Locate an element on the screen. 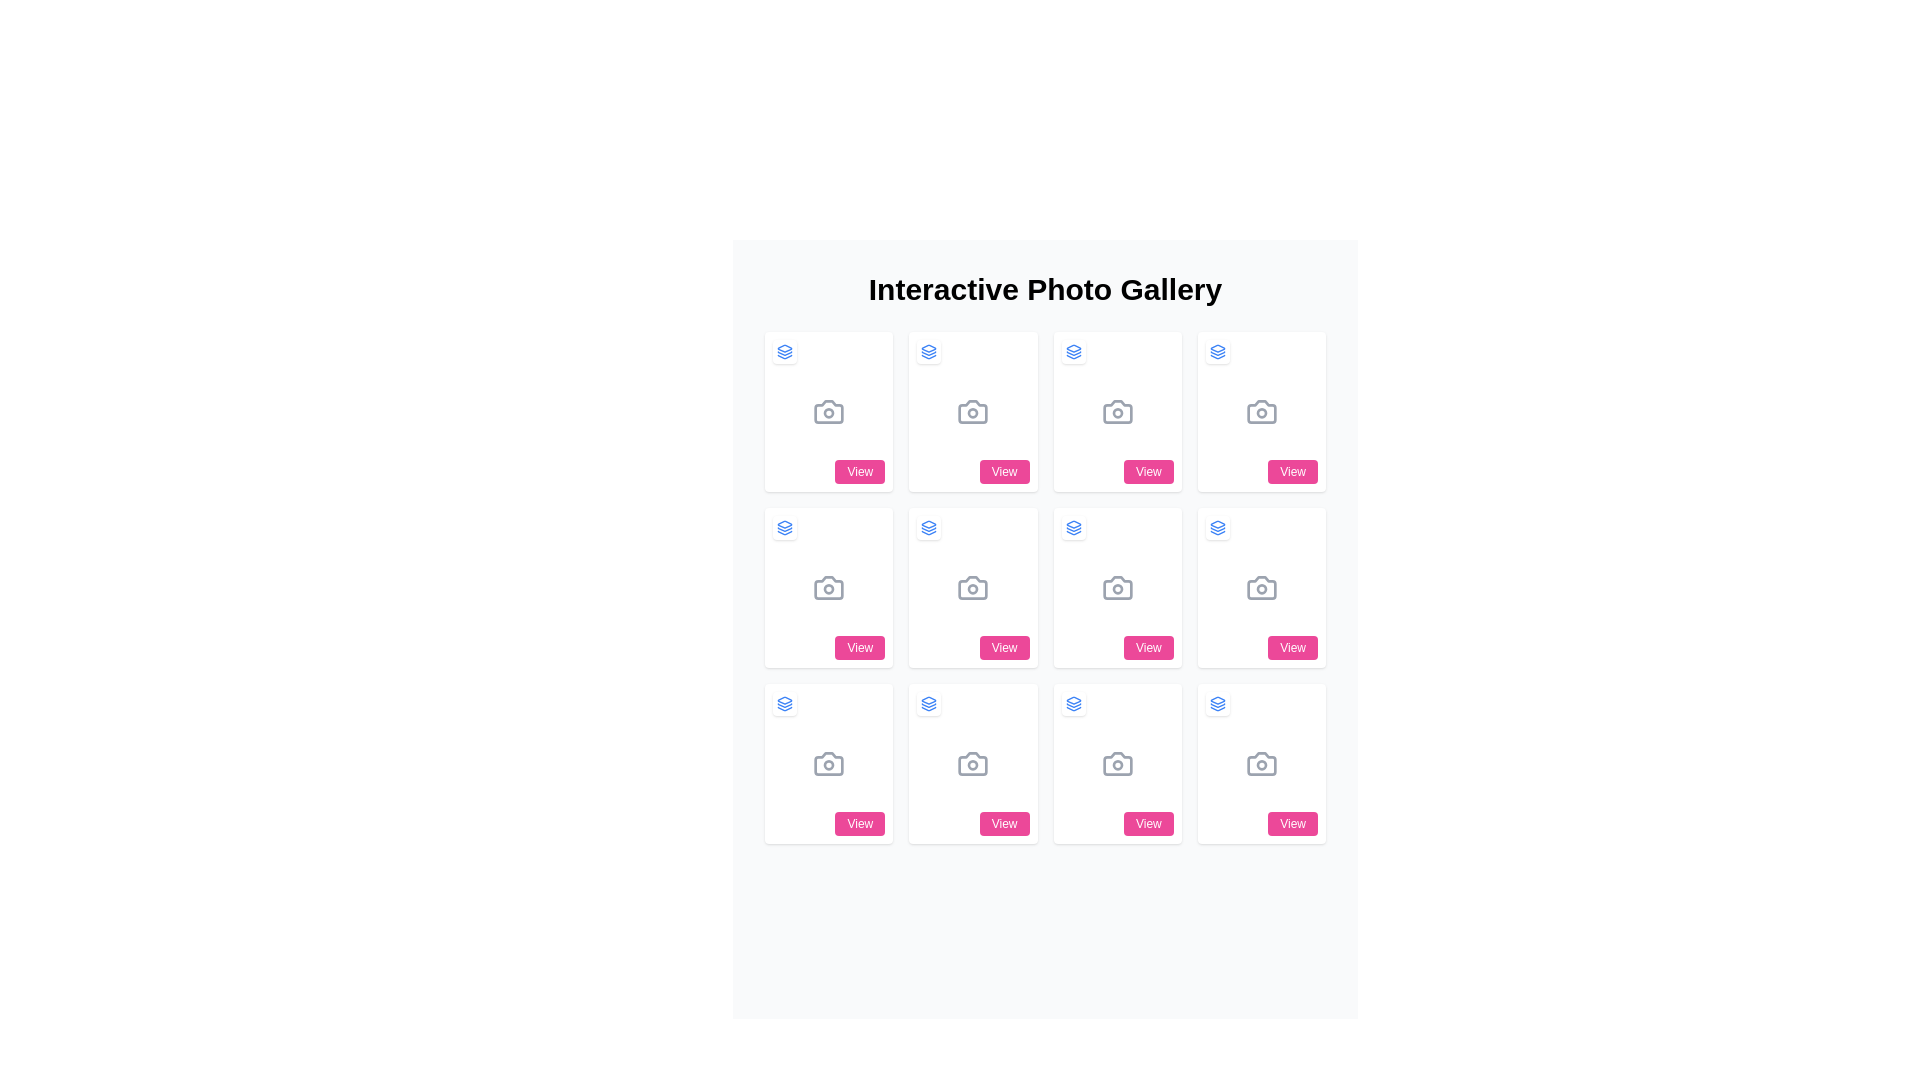 The image size is (1920, 1080). the camera icon in the interactive photo gallery, located in the second row and first column of the card, which is centrally positioned above the 'View' button is located at coordinates (829, 586).